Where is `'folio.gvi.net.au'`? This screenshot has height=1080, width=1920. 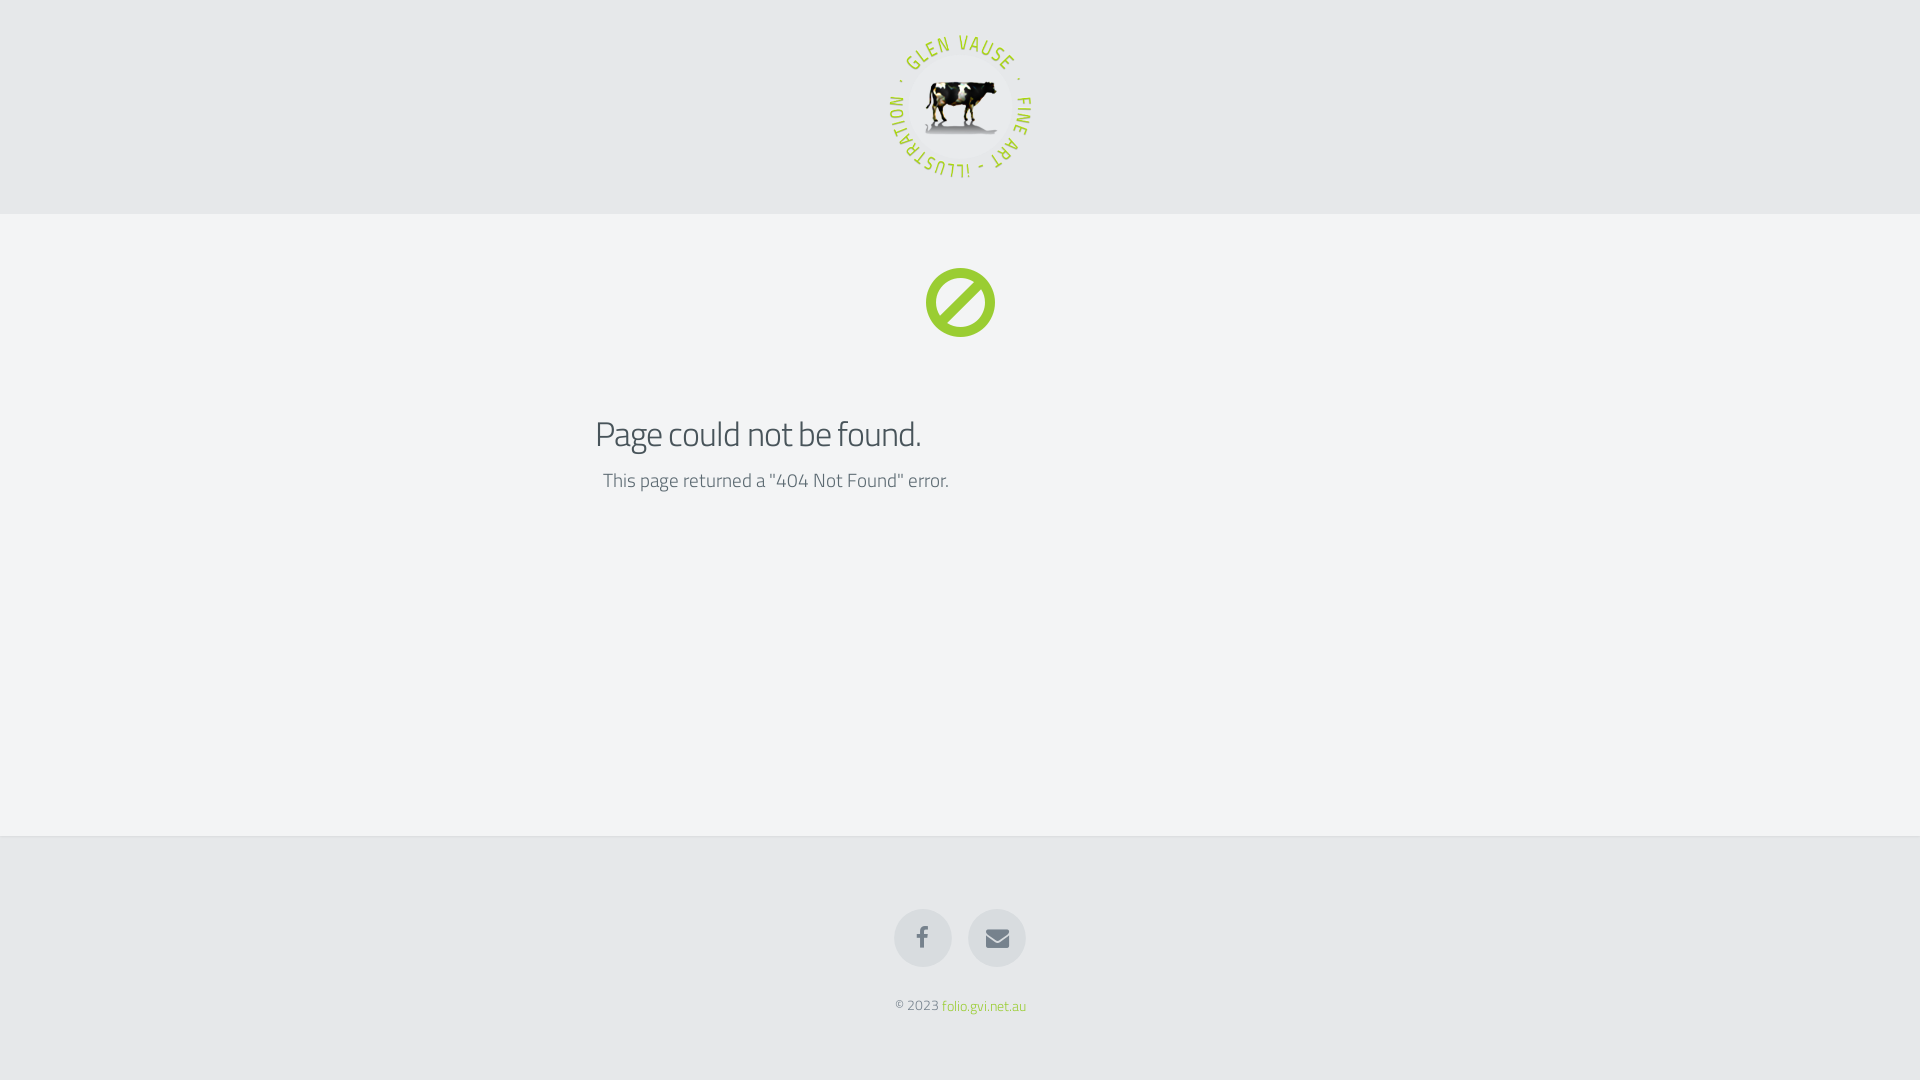 'folio.gvi.net.au' is located at coordinates (983, 1005).